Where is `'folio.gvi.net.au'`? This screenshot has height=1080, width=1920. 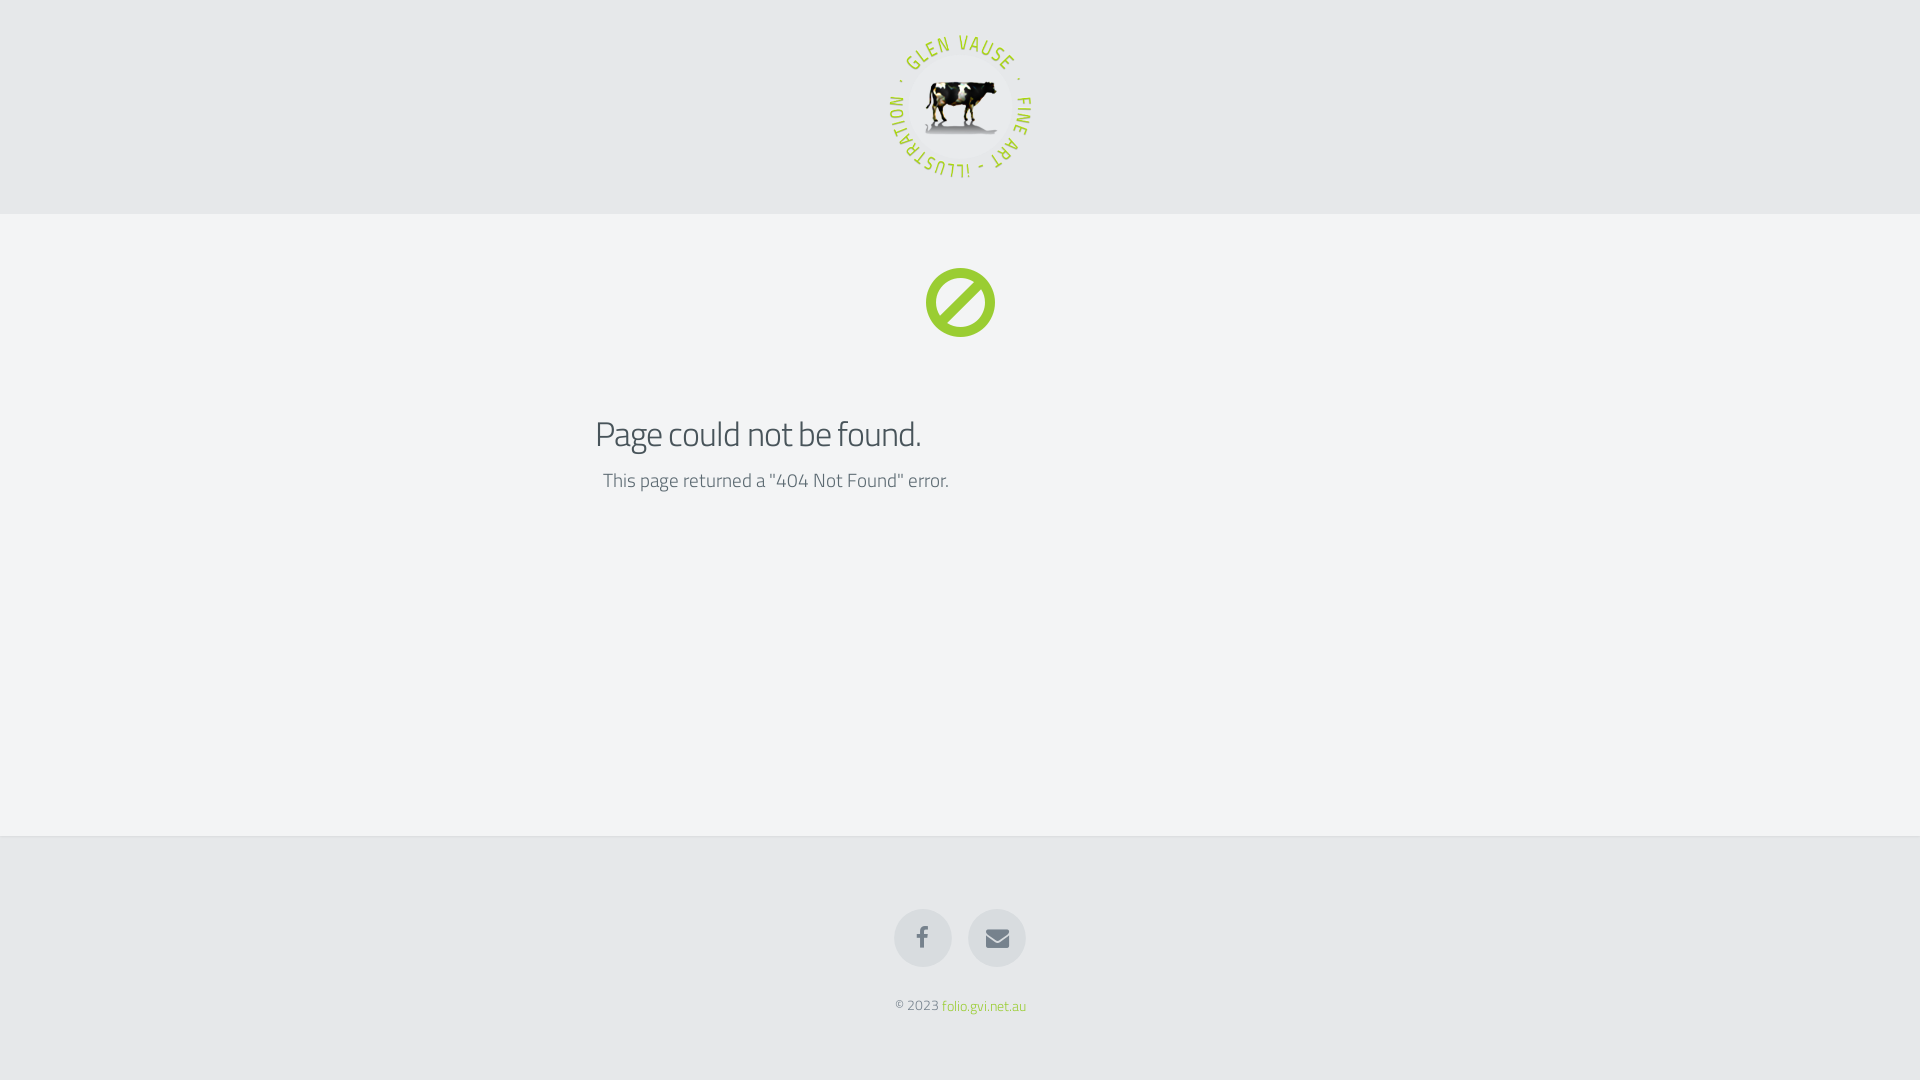 'folio.gvi.net.au' is located at coordinates (983, 1005).